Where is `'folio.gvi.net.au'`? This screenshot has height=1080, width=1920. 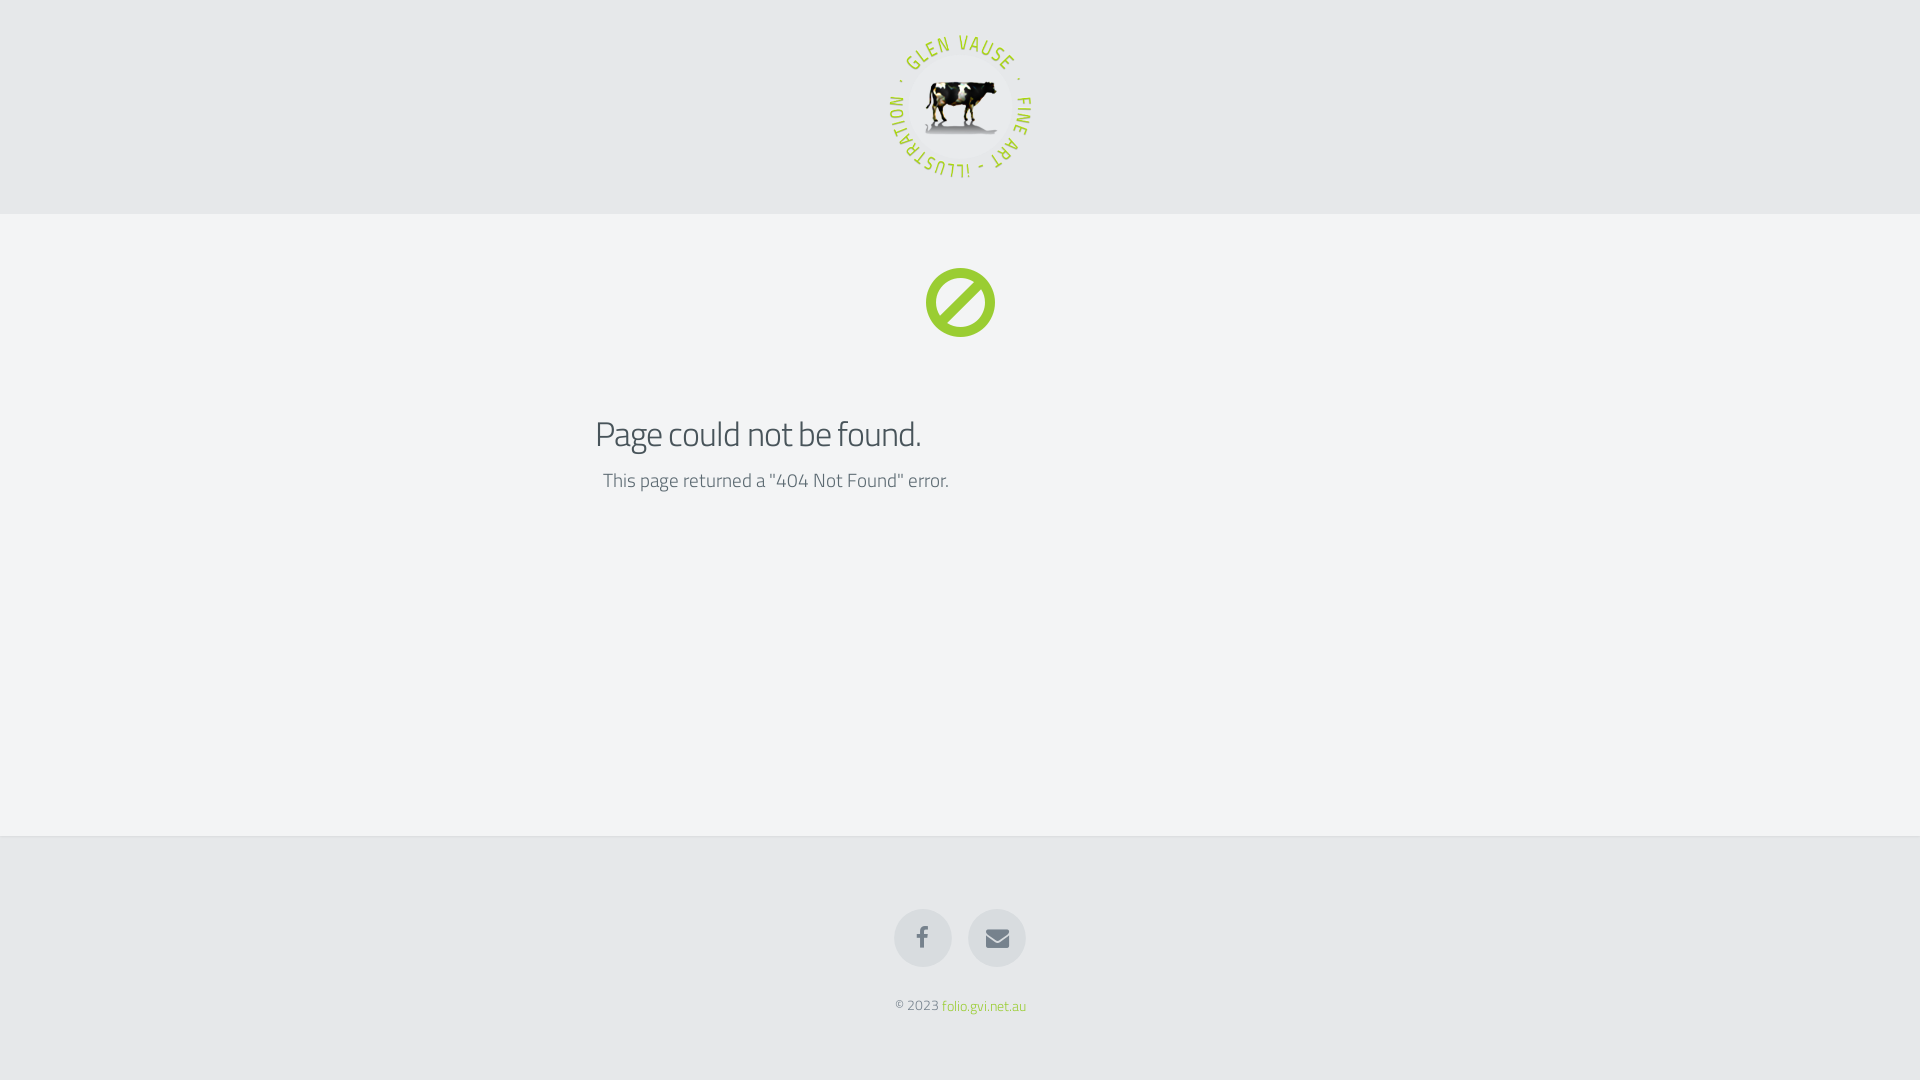 'folio.gvi.net.au' is located at coordinates (983, 1005).